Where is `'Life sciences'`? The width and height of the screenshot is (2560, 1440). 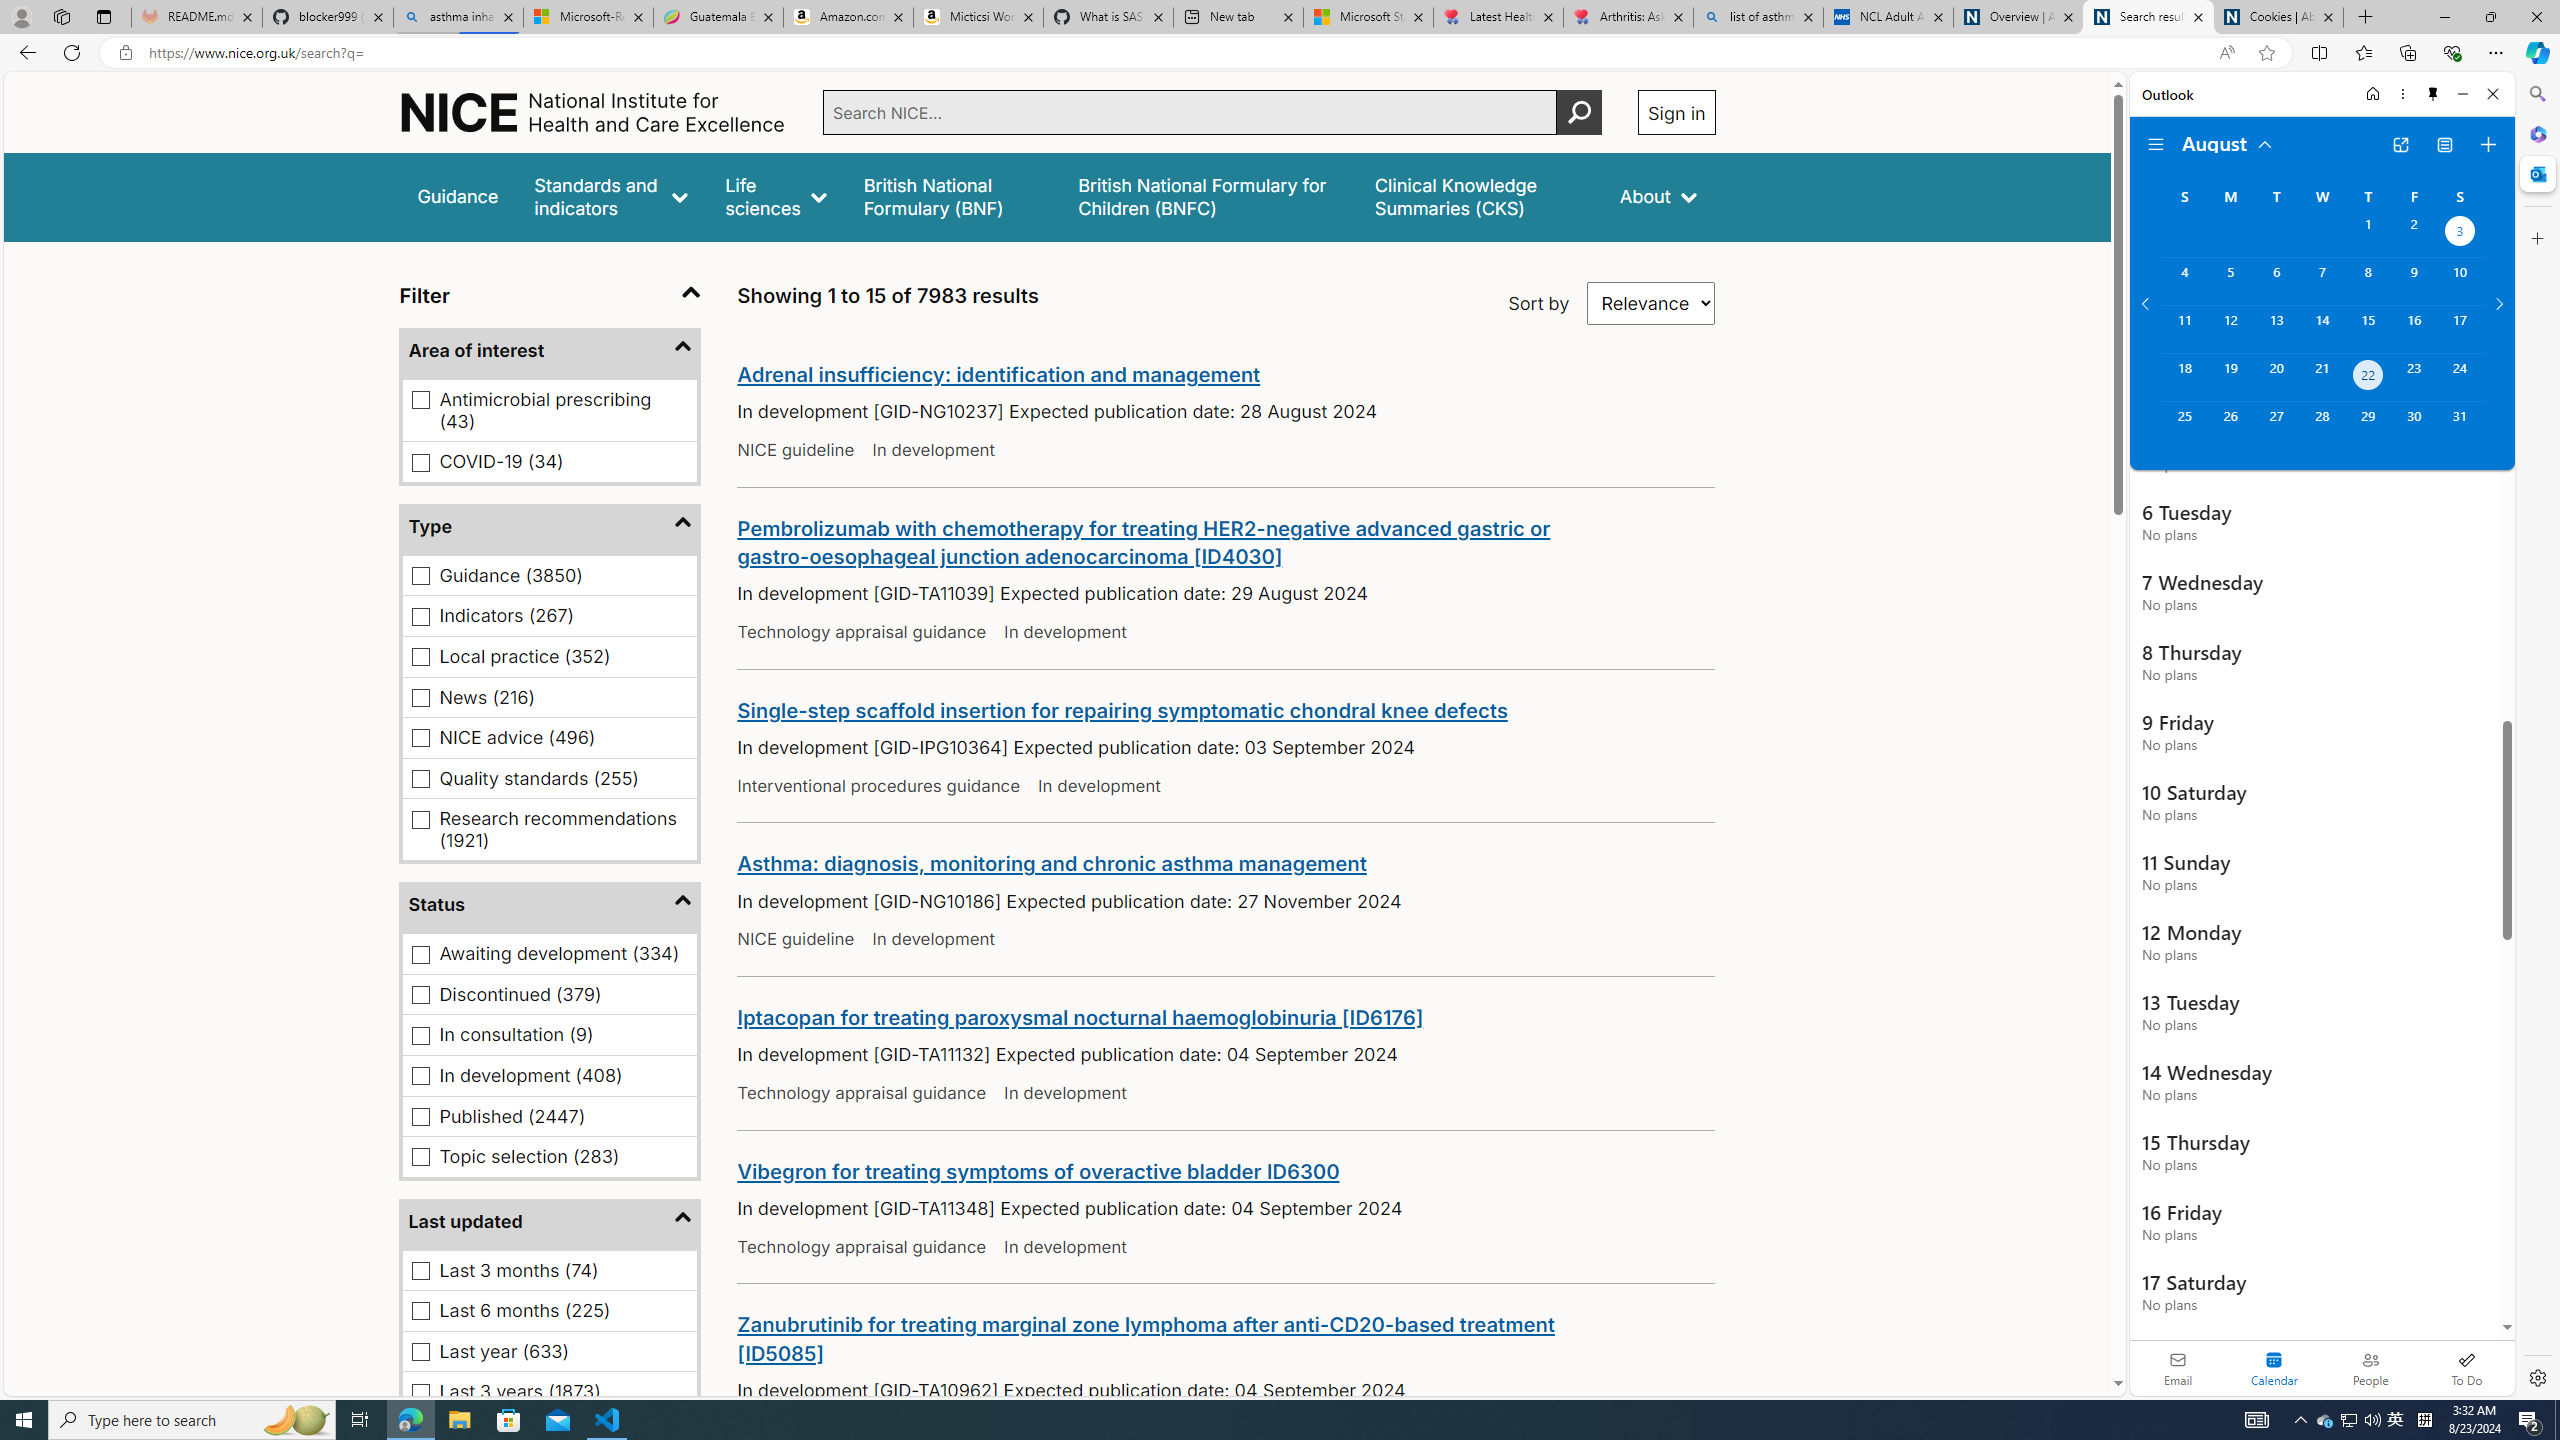 'Life sciences' is located at coordinates (774, 196).